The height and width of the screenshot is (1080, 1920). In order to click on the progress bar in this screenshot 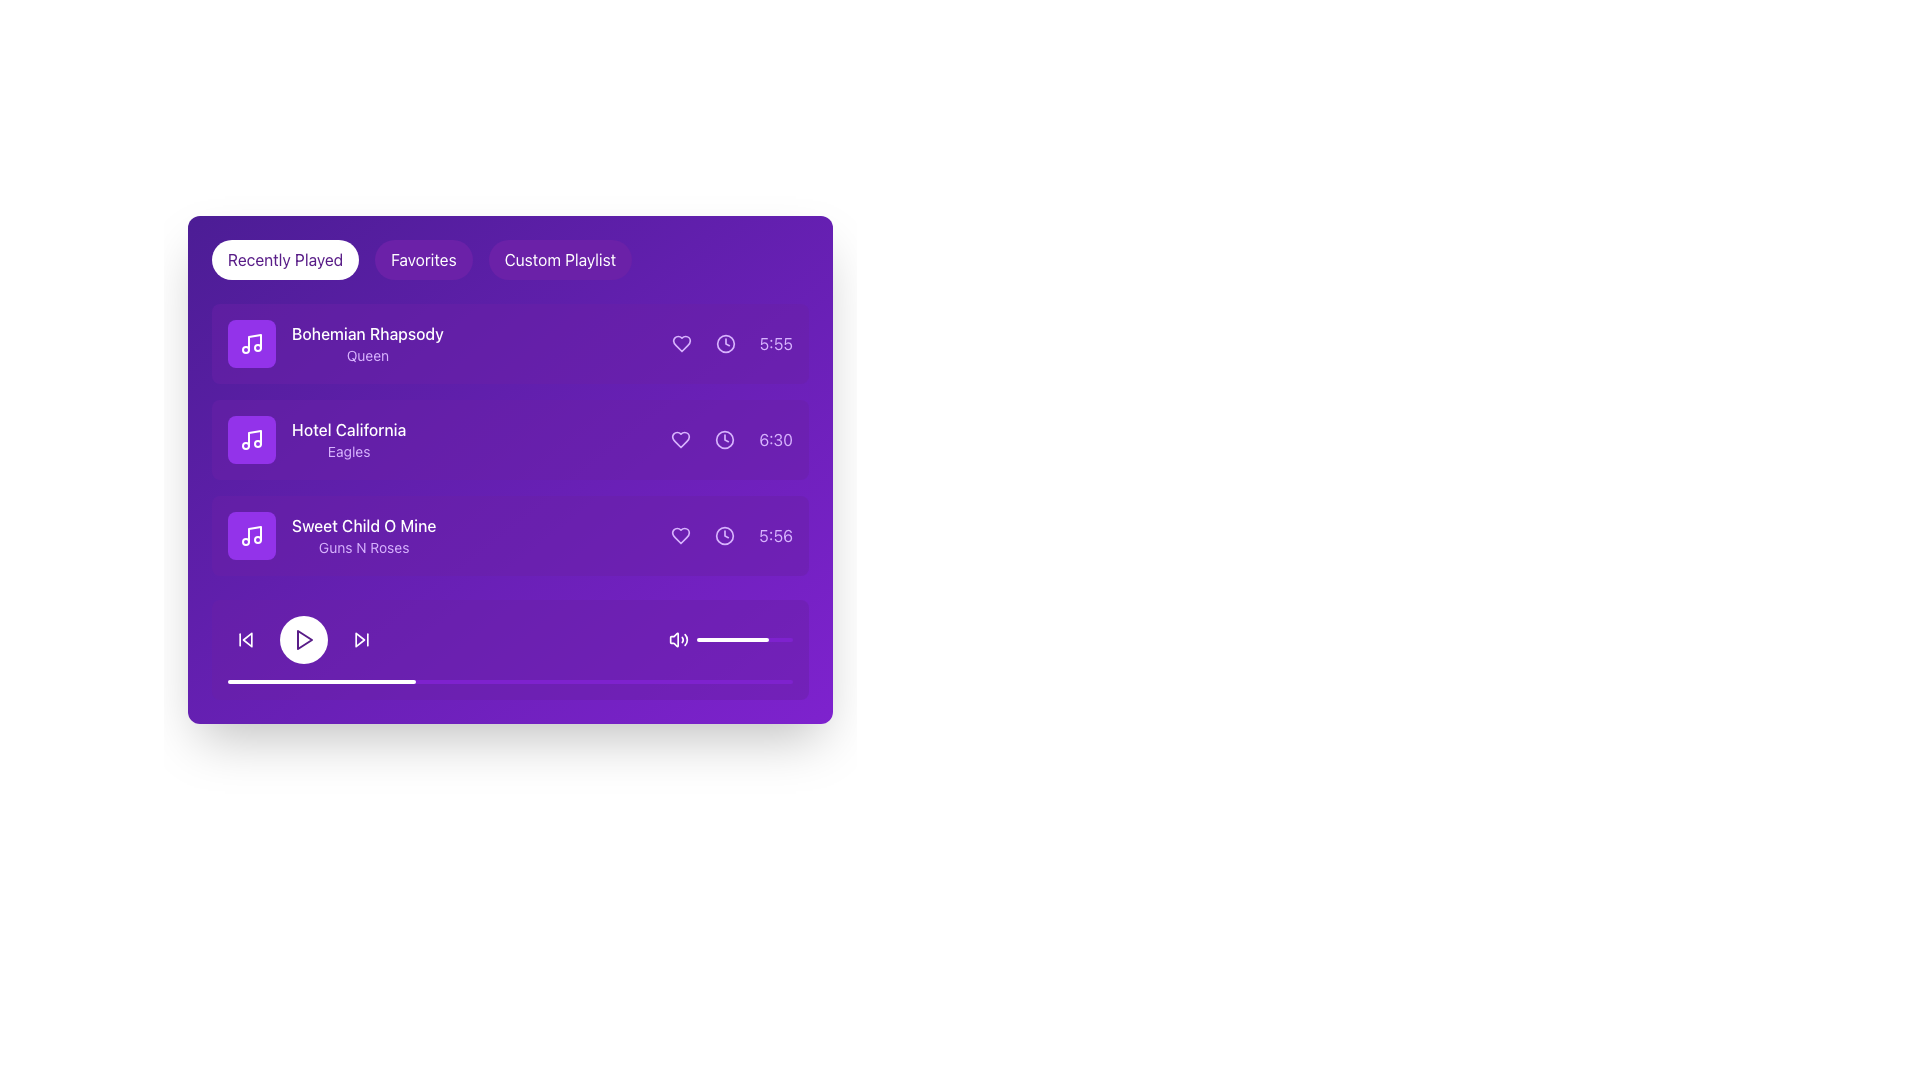, I will do `click(413, 681)`.